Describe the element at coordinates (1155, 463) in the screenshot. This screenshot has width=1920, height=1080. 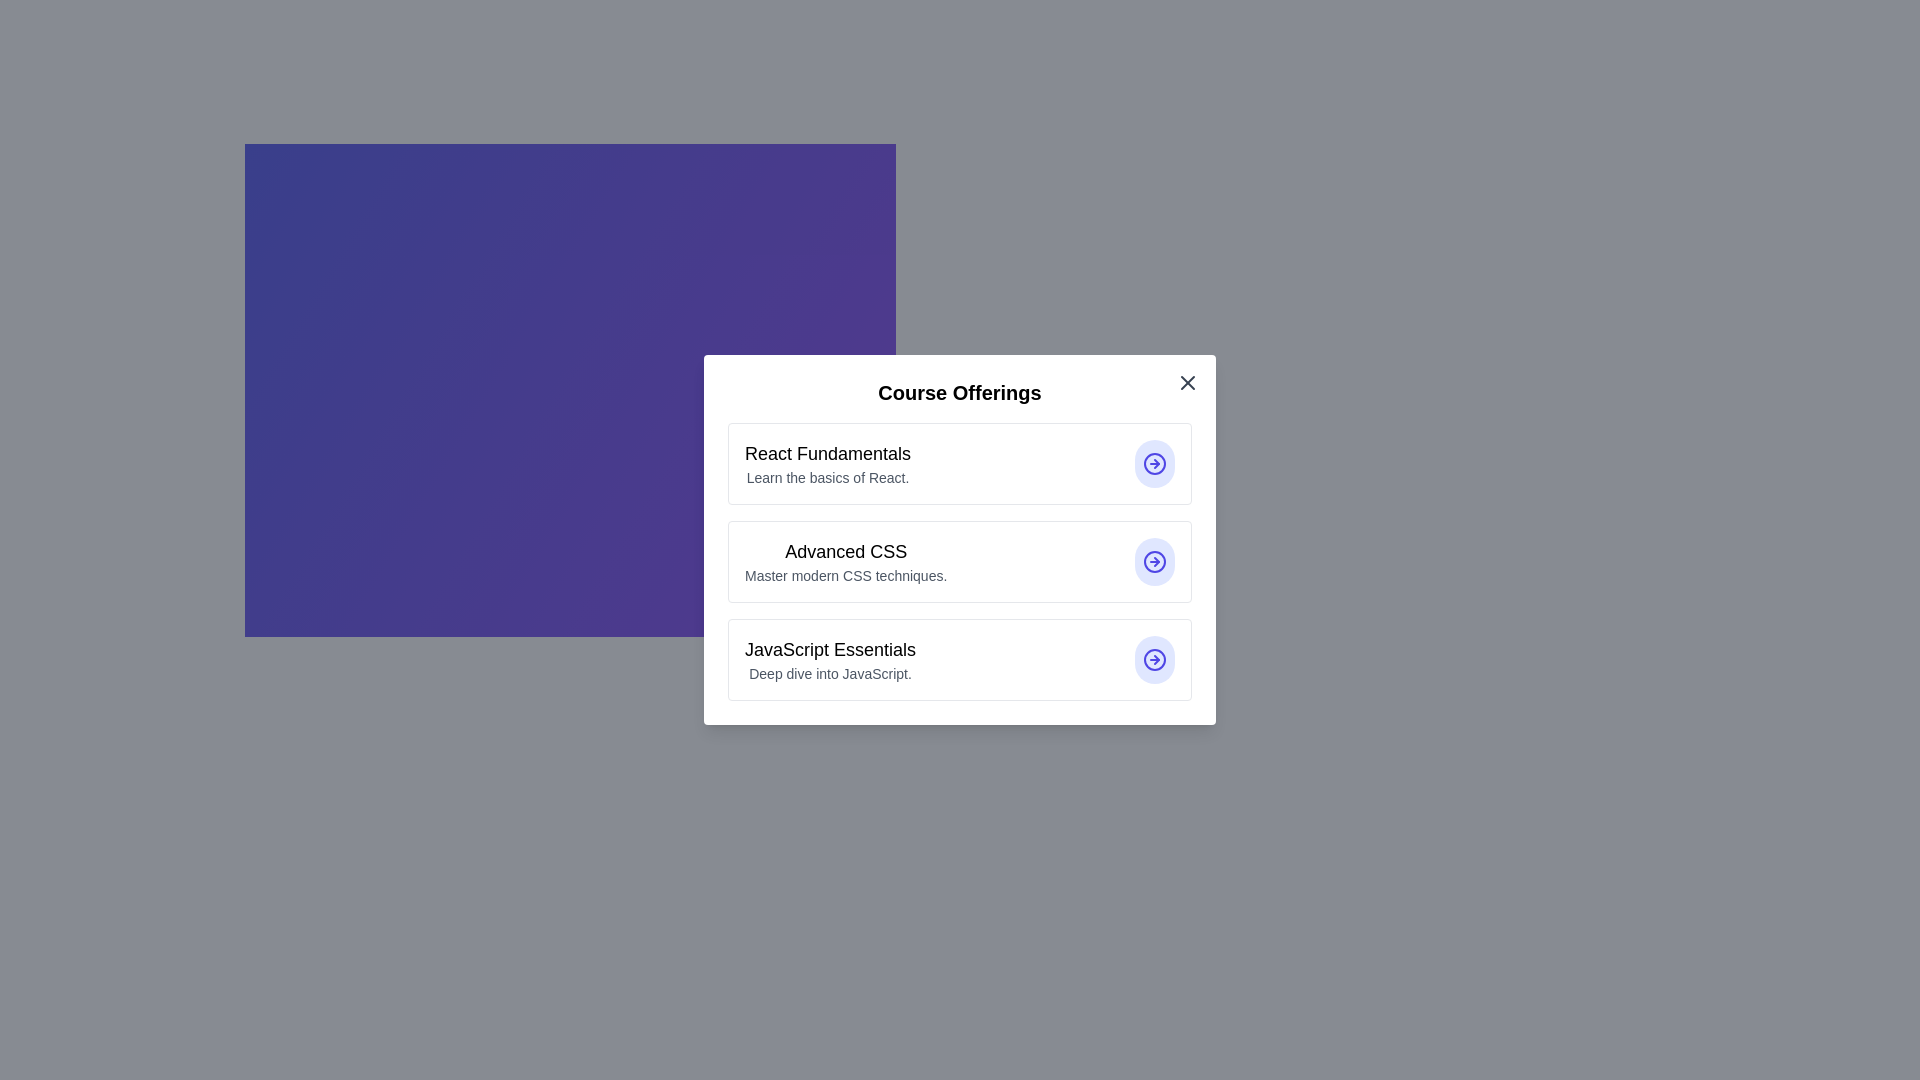
I see `the Circular navigation button located at the far right of the 'React Fundamentals' course item block to change its background color` at that location.